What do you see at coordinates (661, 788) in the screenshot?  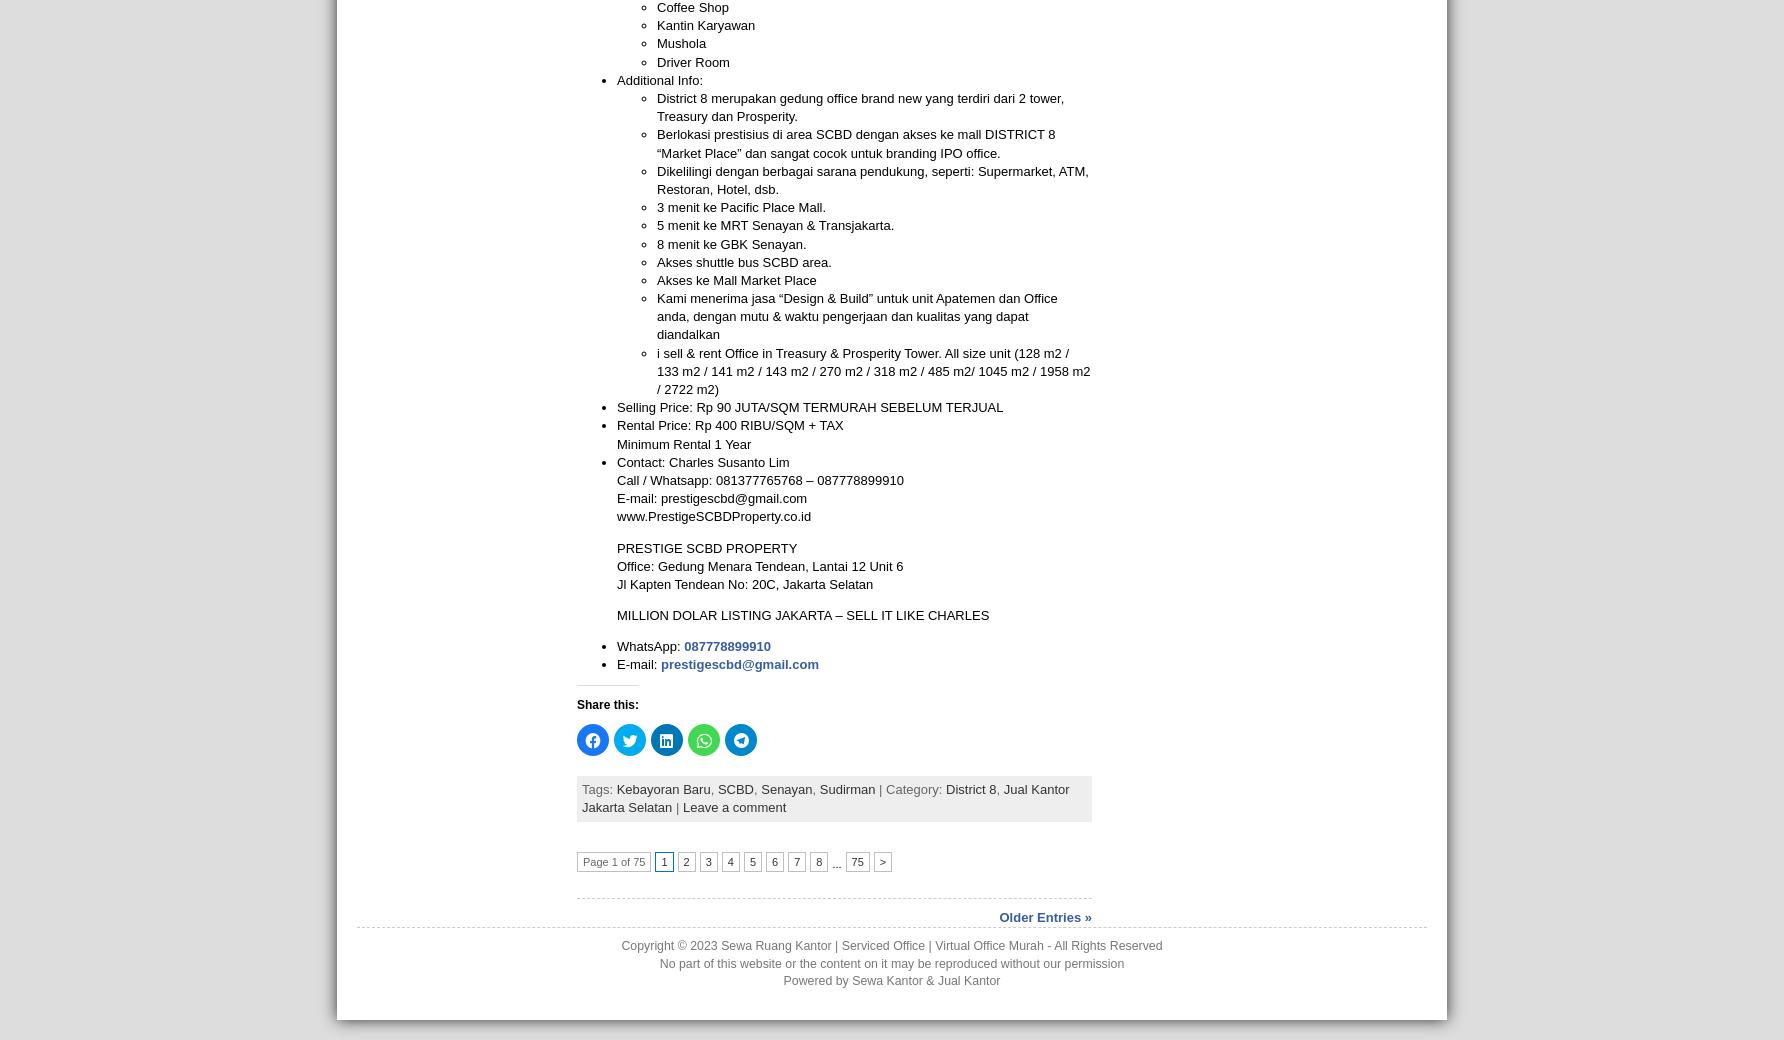 I see `'Kebayoran Baru'` at bounding box center [661, 788].